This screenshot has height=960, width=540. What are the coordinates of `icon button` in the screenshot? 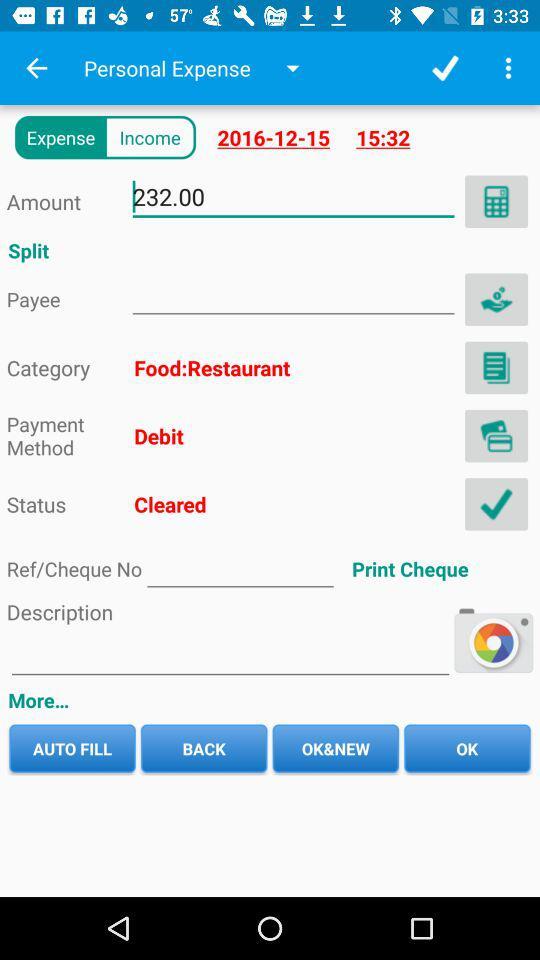 It's located at (495, 298).